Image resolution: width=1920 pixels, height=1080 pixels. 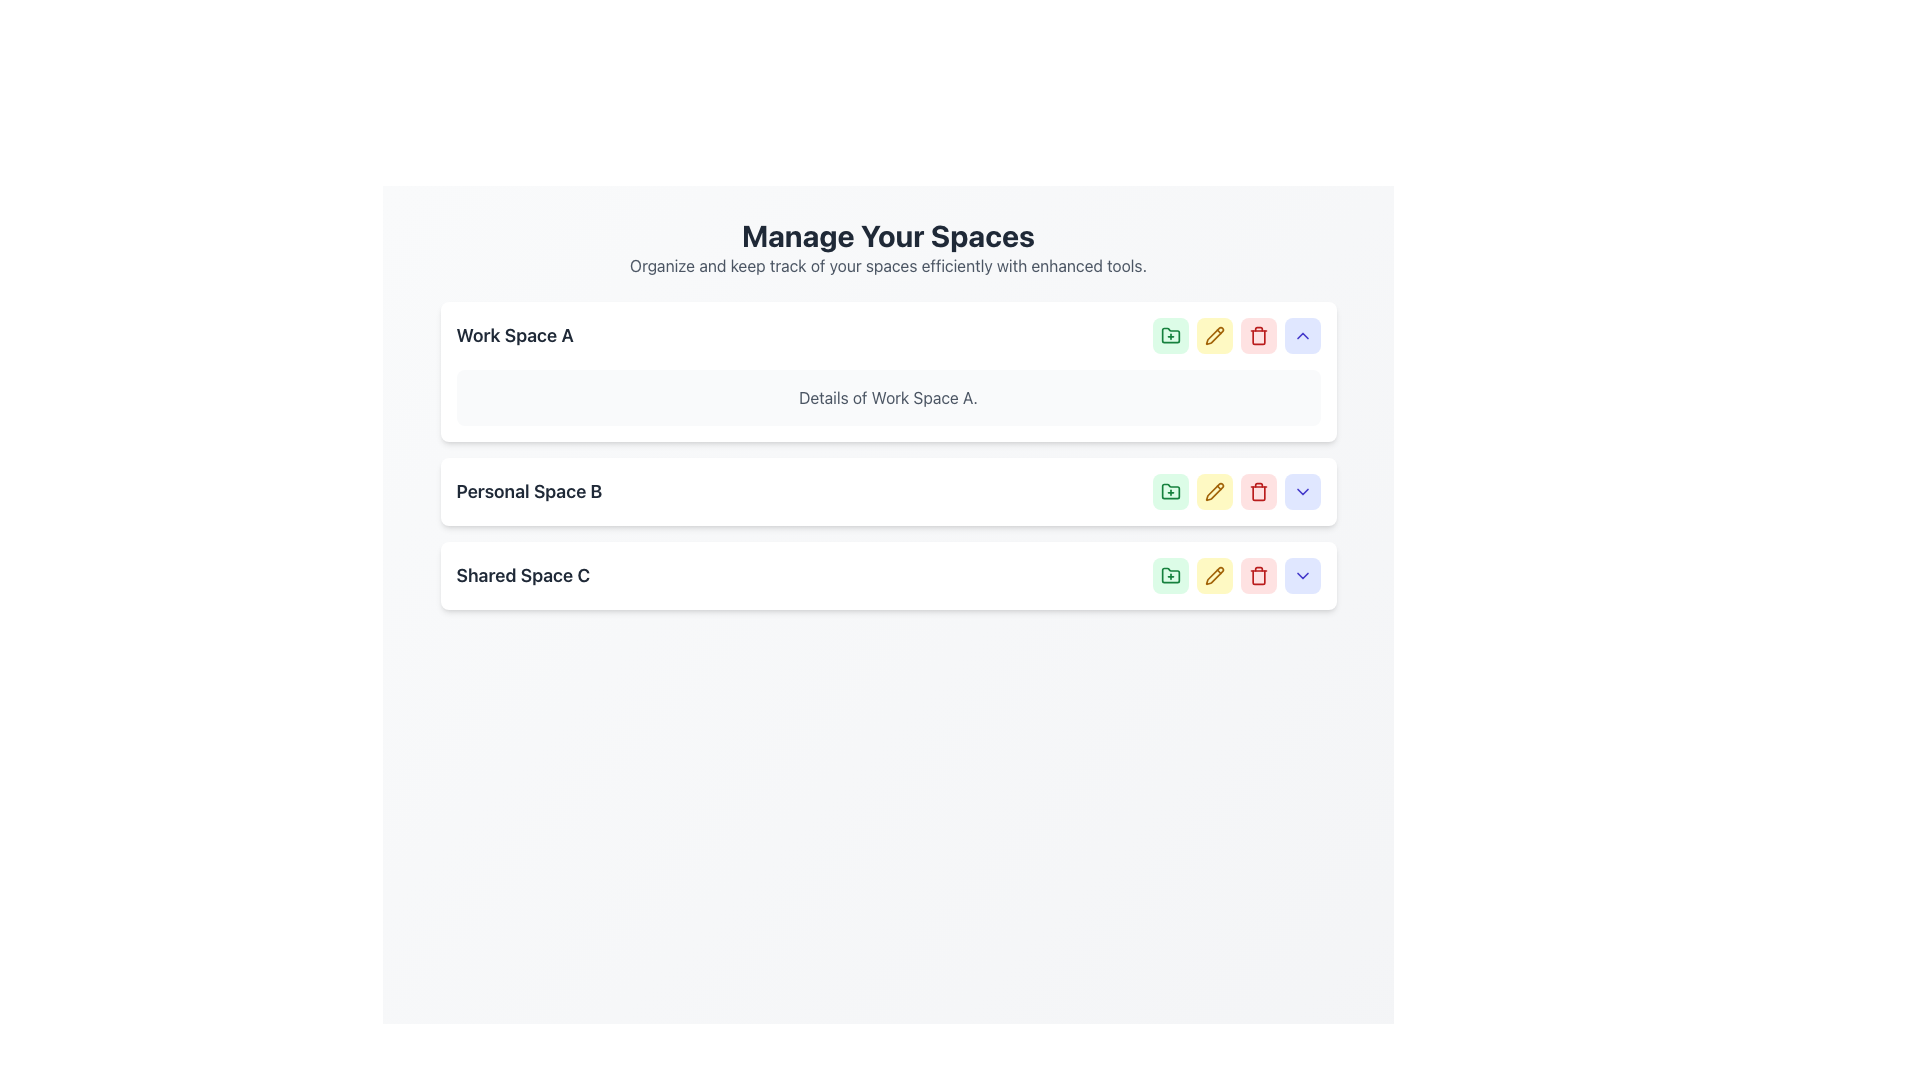 I want to click on the downward-pointing chevron icon inside the 'Toggle Details' button, so click(x=1302, y=492).